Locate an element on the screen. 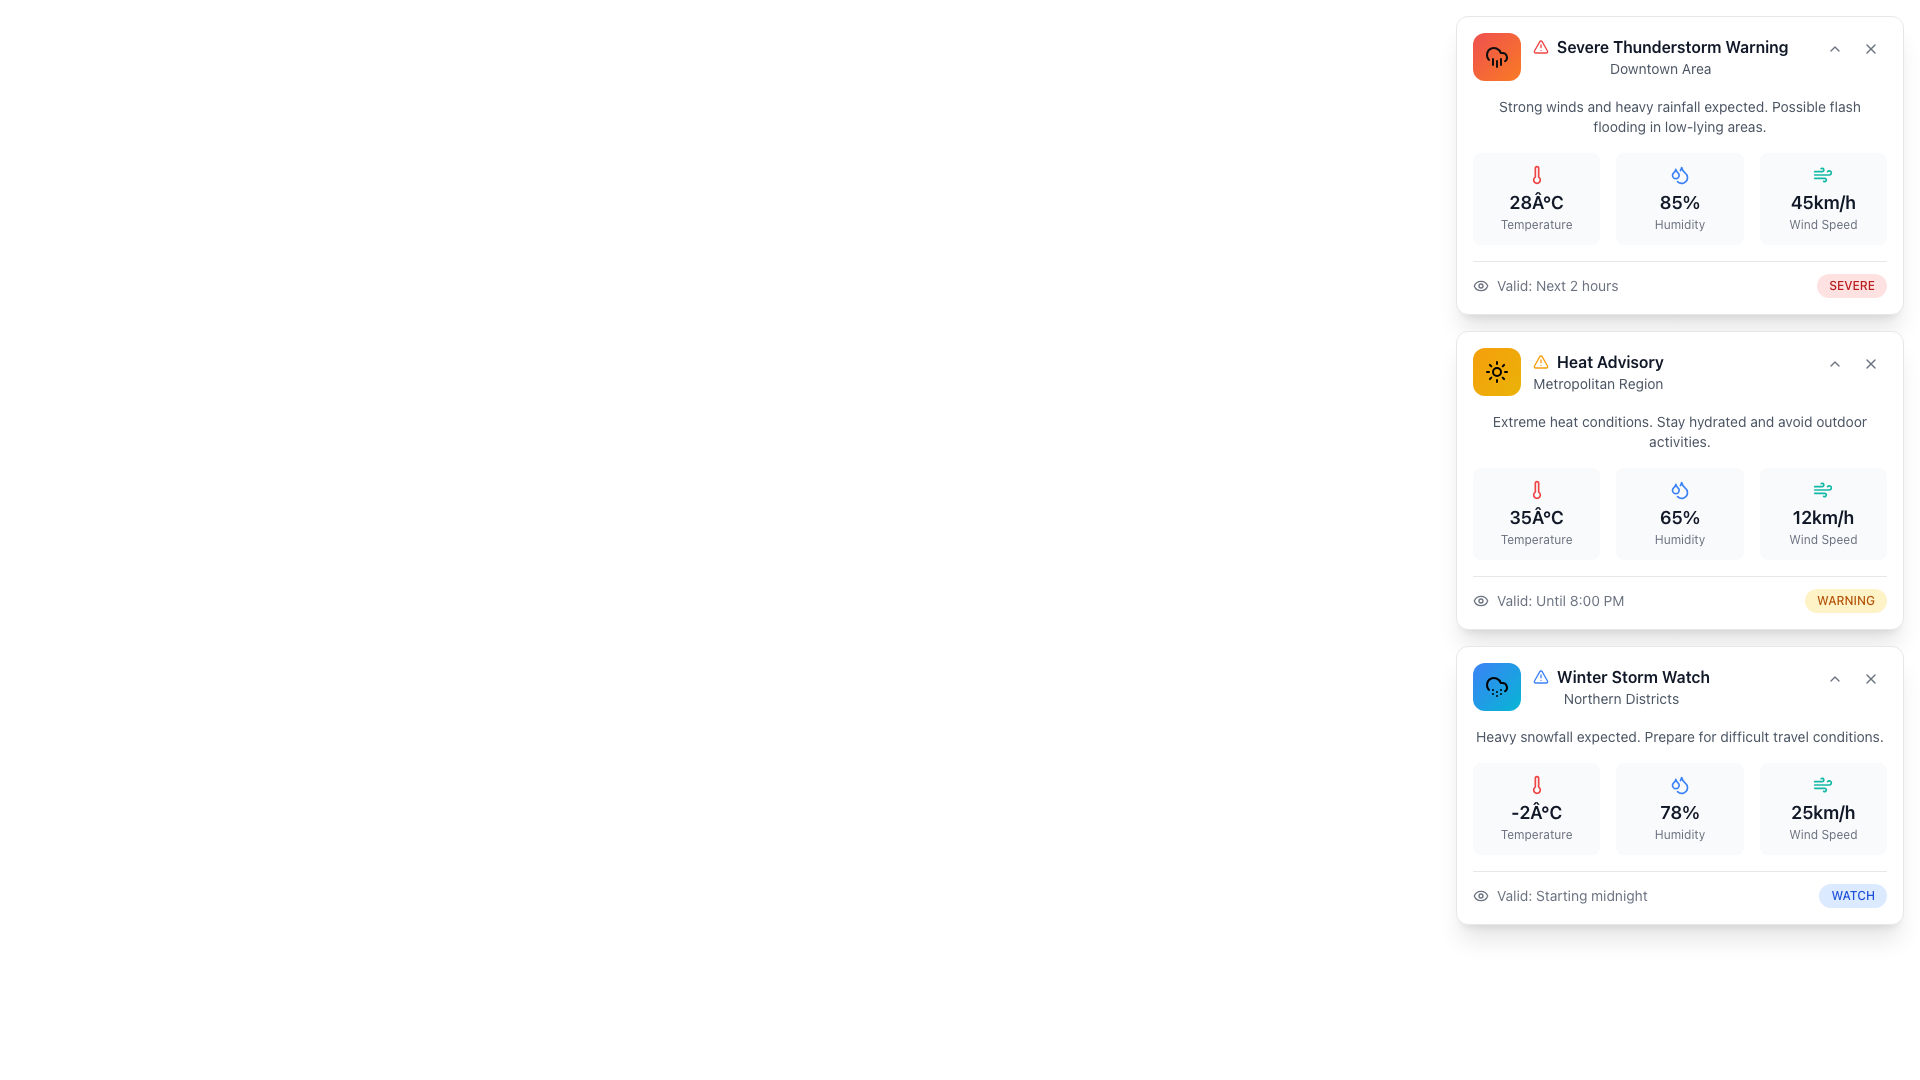  value displayed in the bold, medium-sized text labeled '35Â°C' located within the second card of the temperature-related information section is located at coordinates (1535, 516).